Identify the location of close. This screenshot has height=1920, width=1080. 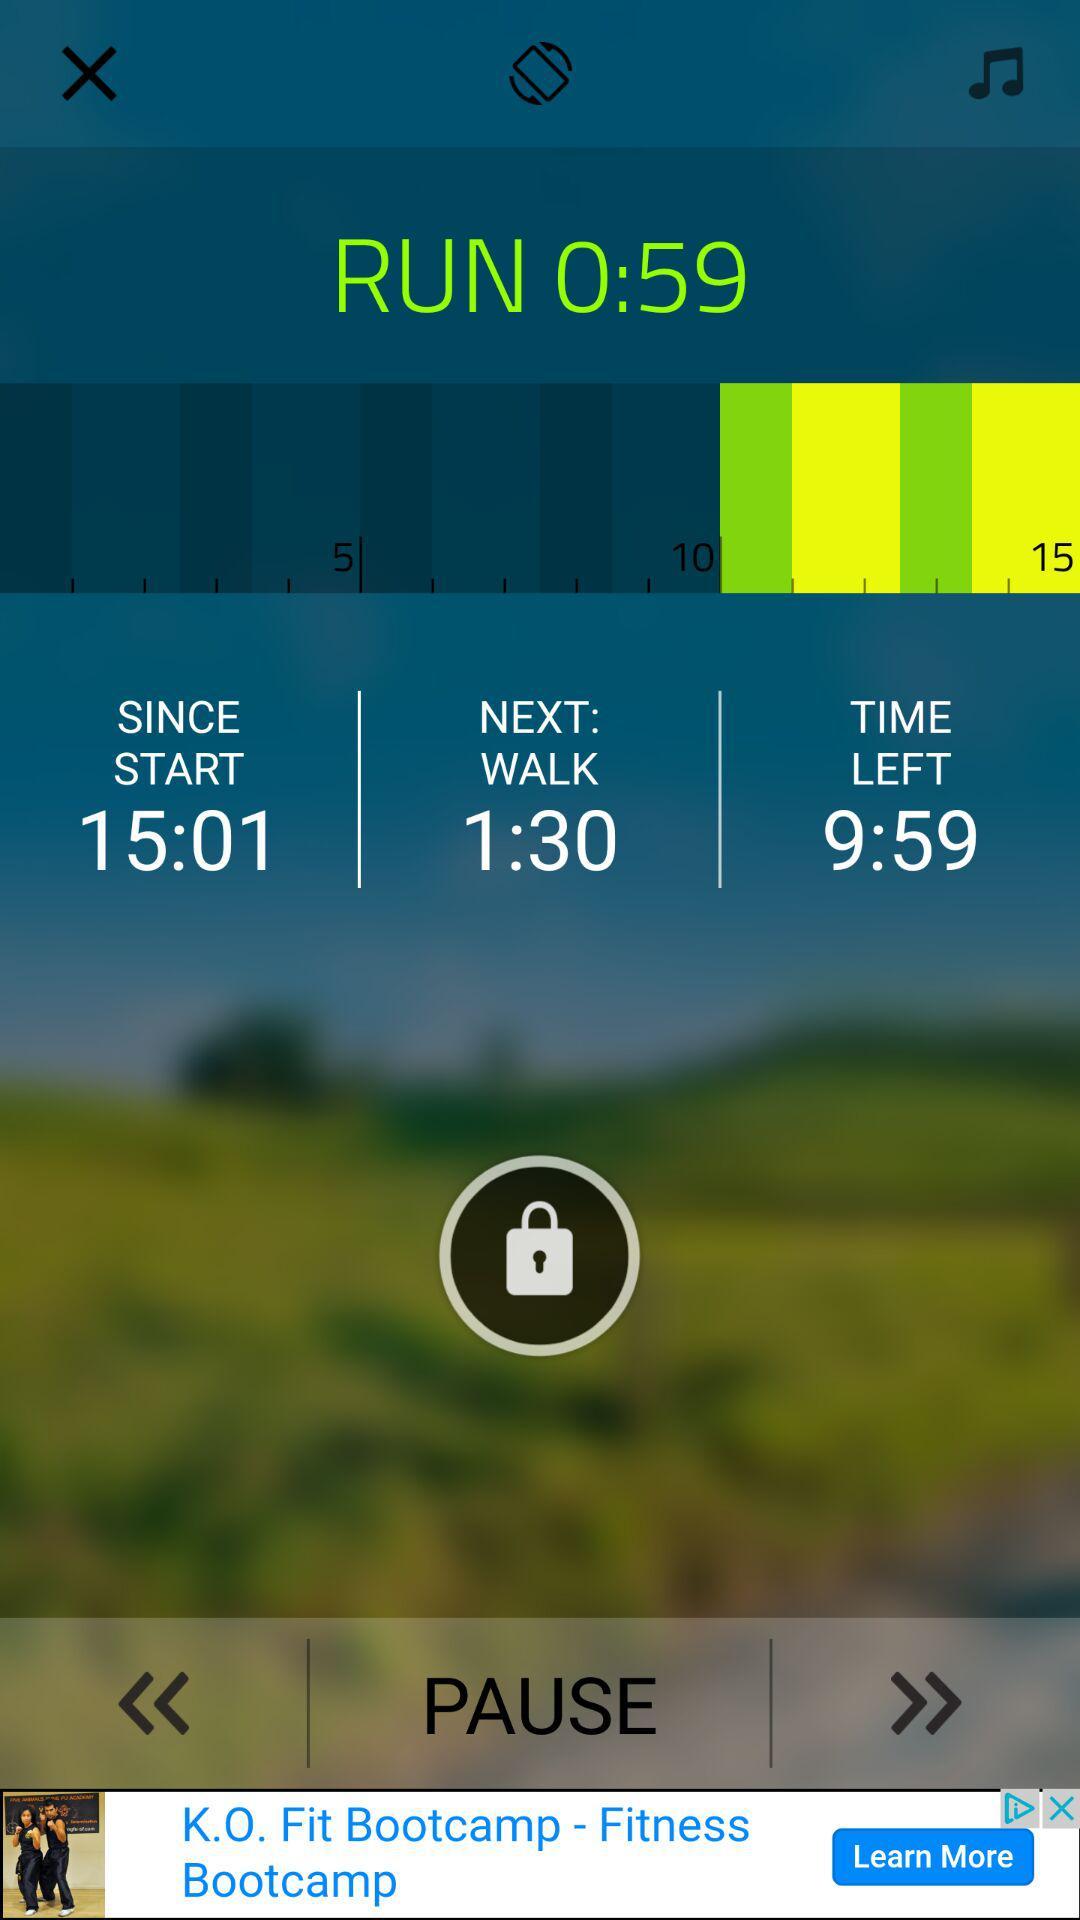
(88, 73).